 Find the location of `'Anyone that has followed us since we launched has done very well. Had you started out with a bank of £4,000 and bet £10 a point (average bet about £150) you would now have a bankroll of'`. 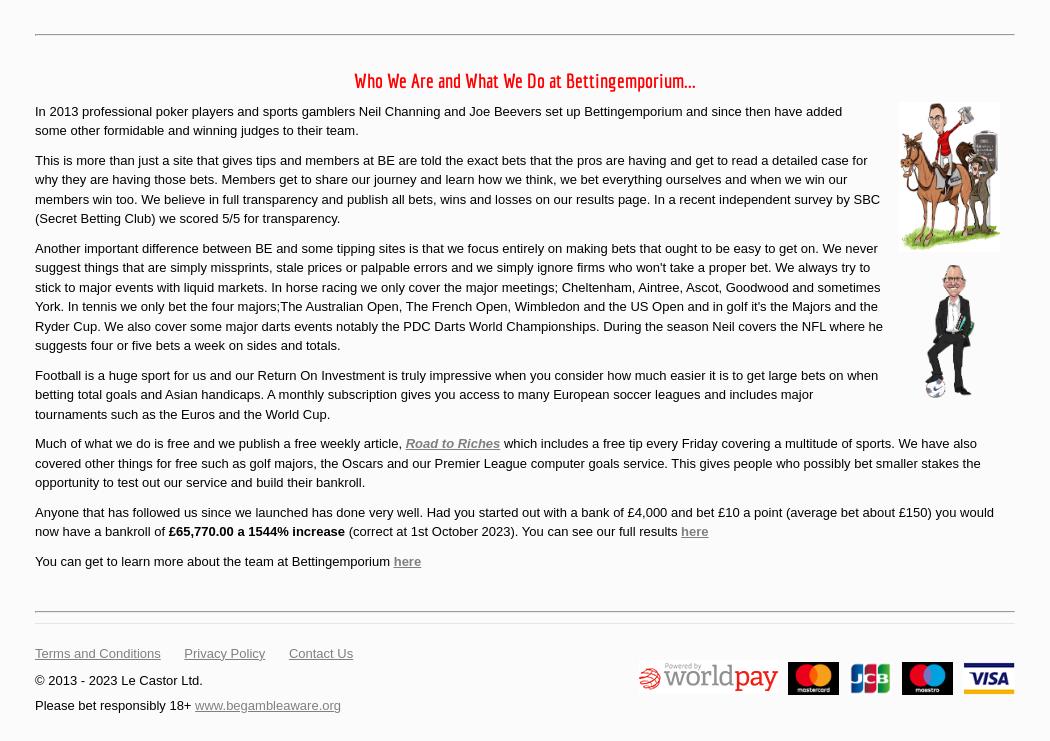

'Anyone that has followed us since we launched has done very well. Had you started out with a bank of £4,000 and bet £10 a point (average bet about £150) you would now have a bankroll of' is located at coordinates (513, 520).